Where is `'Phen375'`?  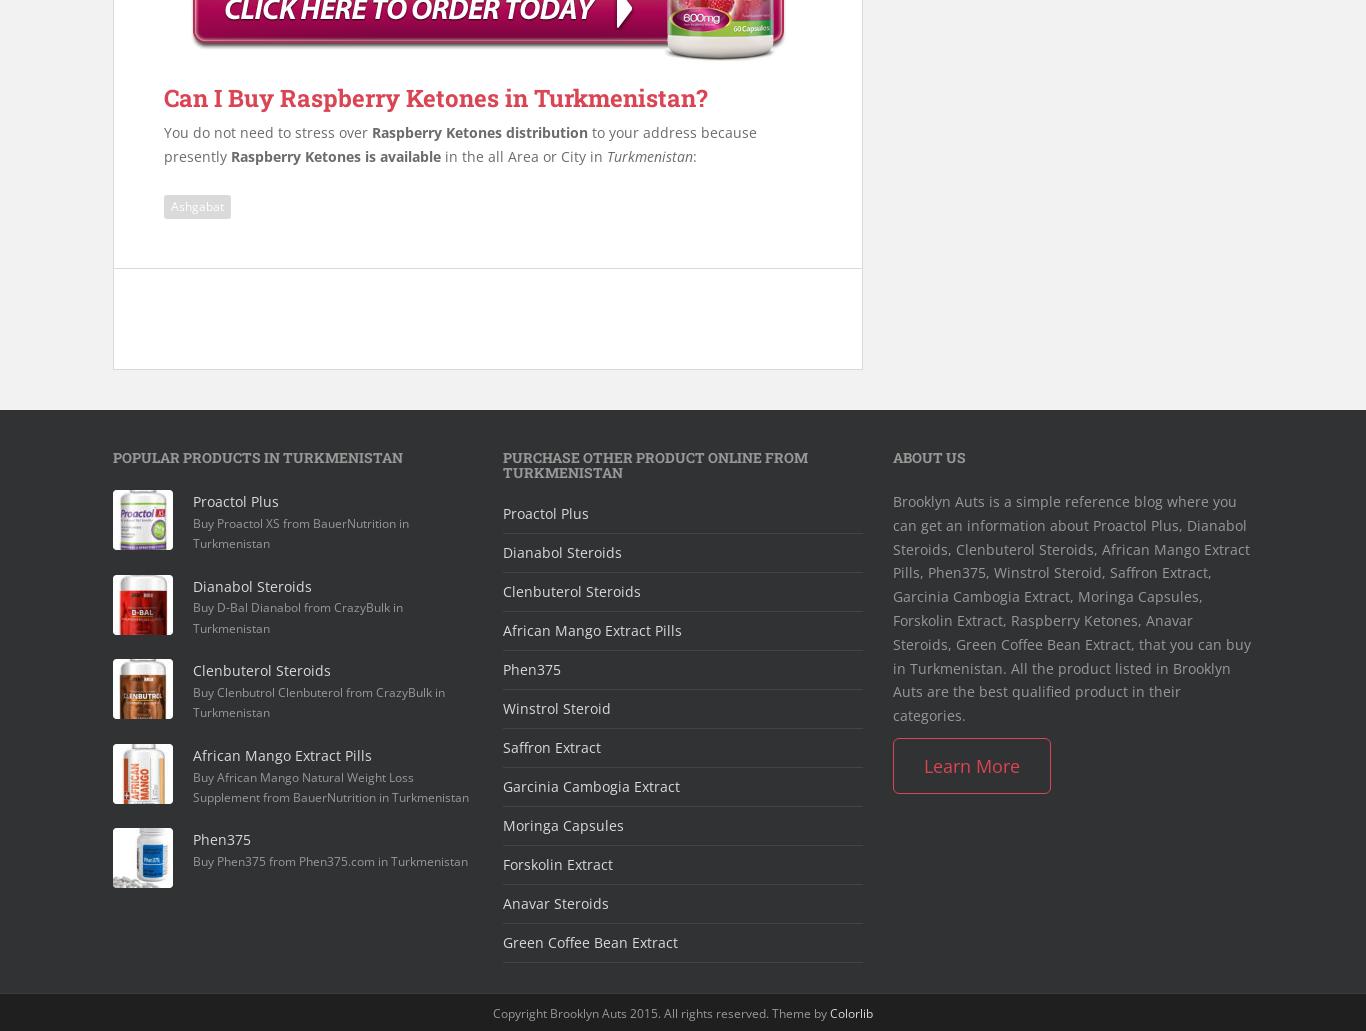 'Phen375' is located at coordinates (532, 669).